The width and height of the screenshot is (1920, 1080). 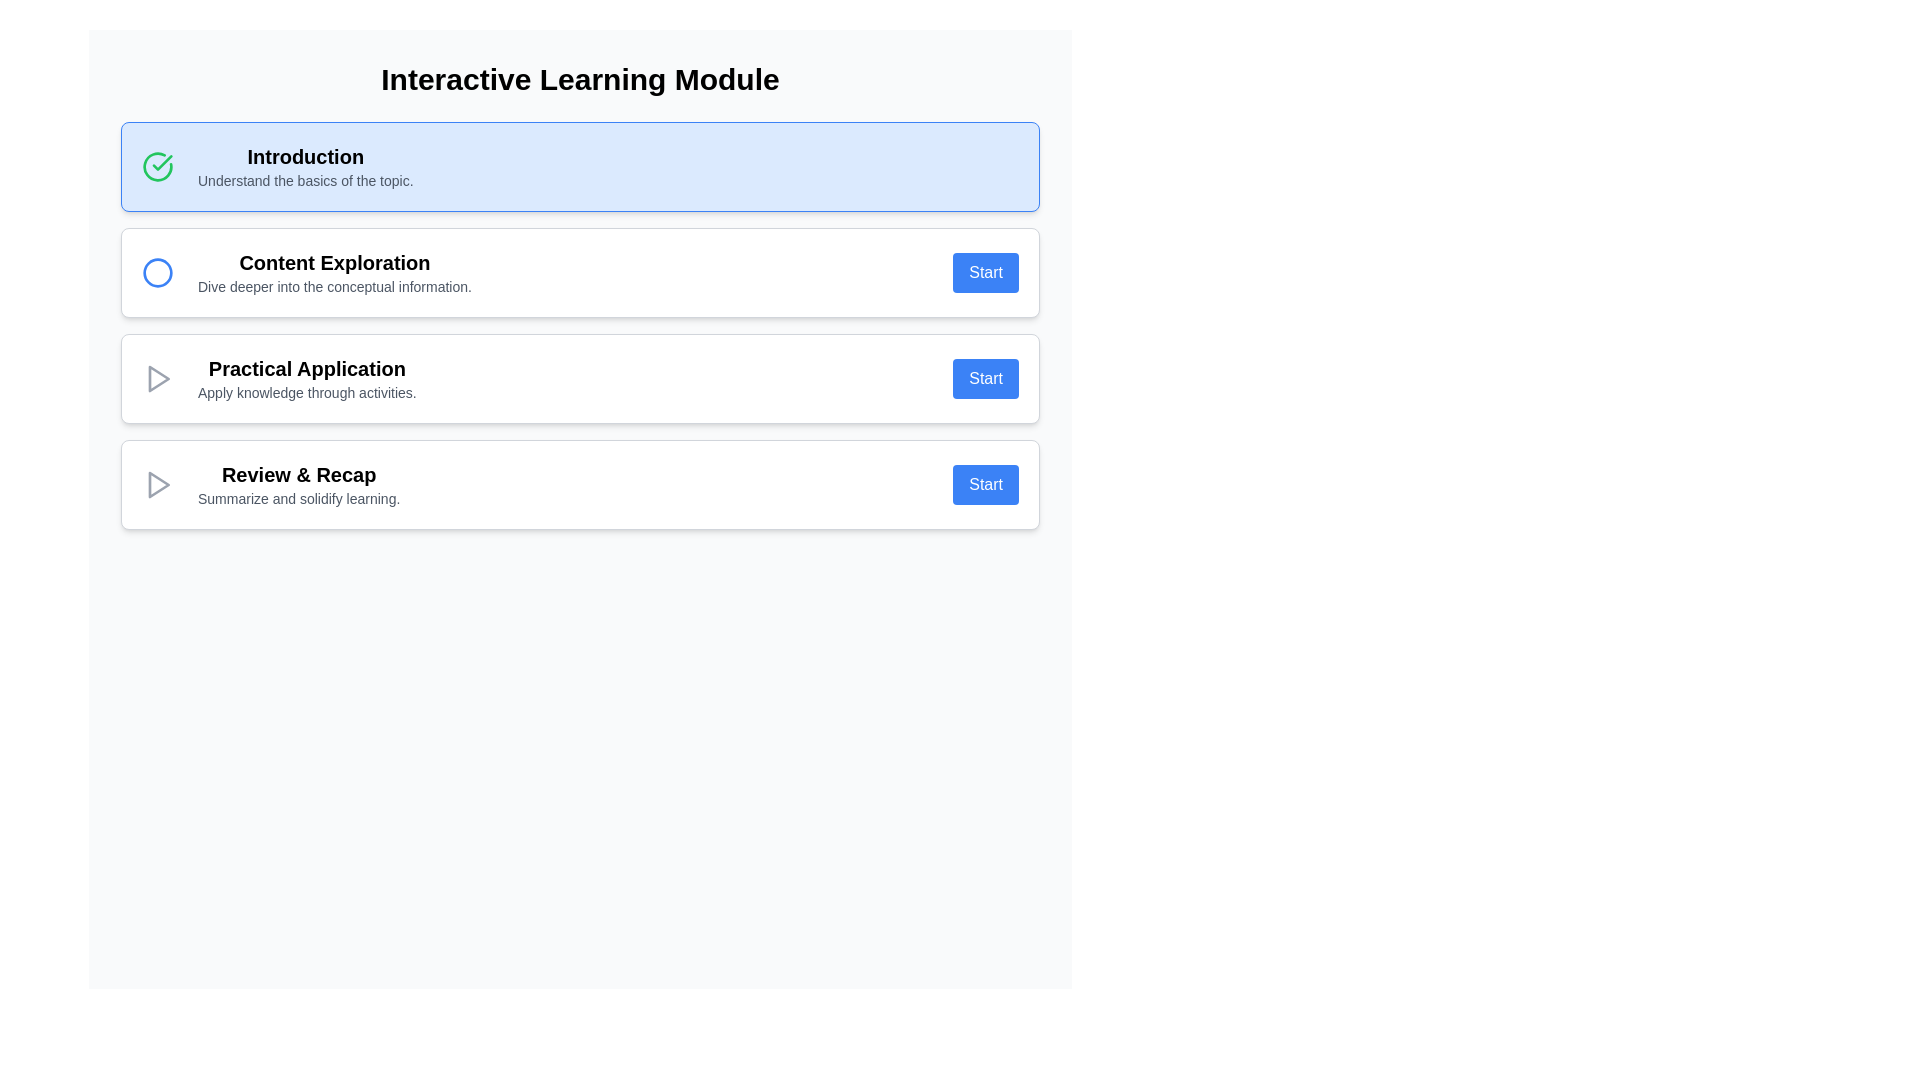 I want to click on the decorative SVG-based icon representing the 'Content Exploration' section, located to the left of the 'Content Exploration' title text, so click(x=157, y=273).